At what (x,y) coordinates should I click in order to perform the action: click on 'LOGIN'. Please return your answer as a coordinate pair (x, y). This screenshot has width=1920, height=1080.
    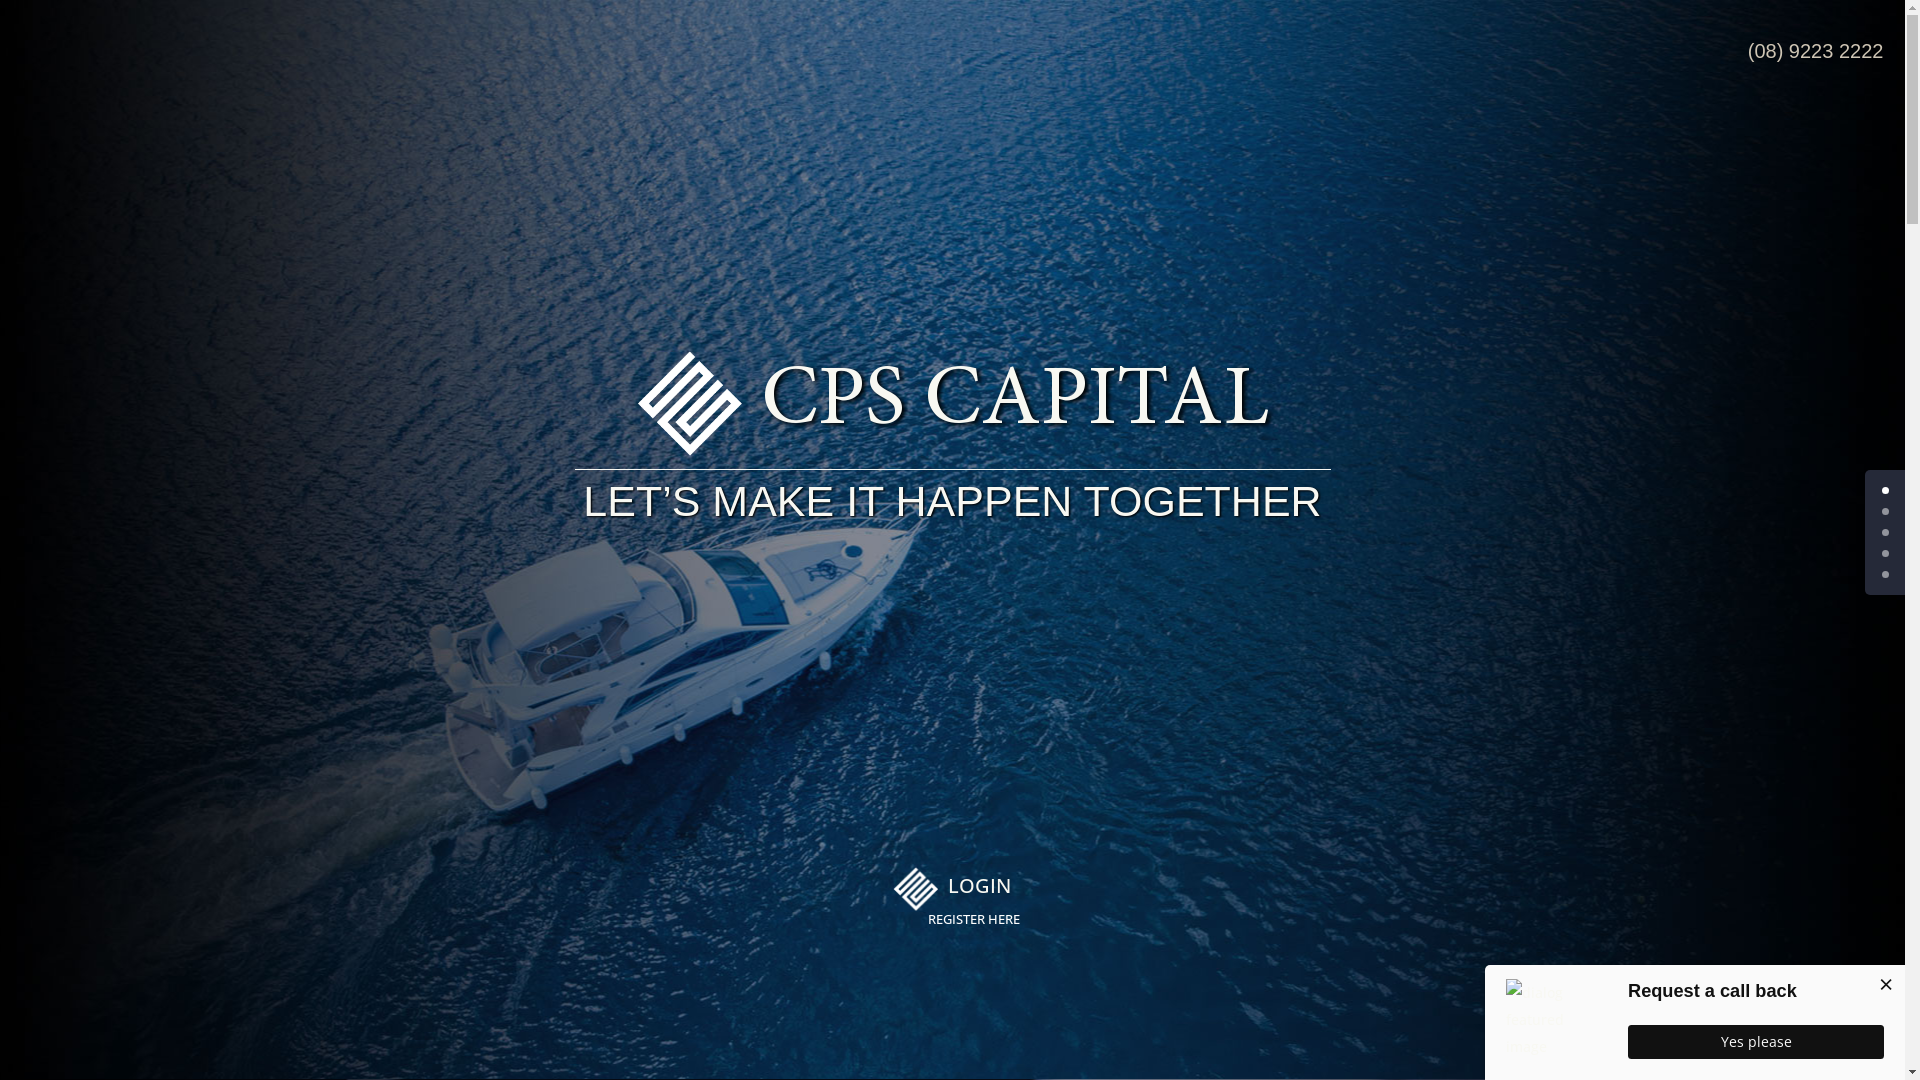
    Looking at the image, I should click on (947, 885).